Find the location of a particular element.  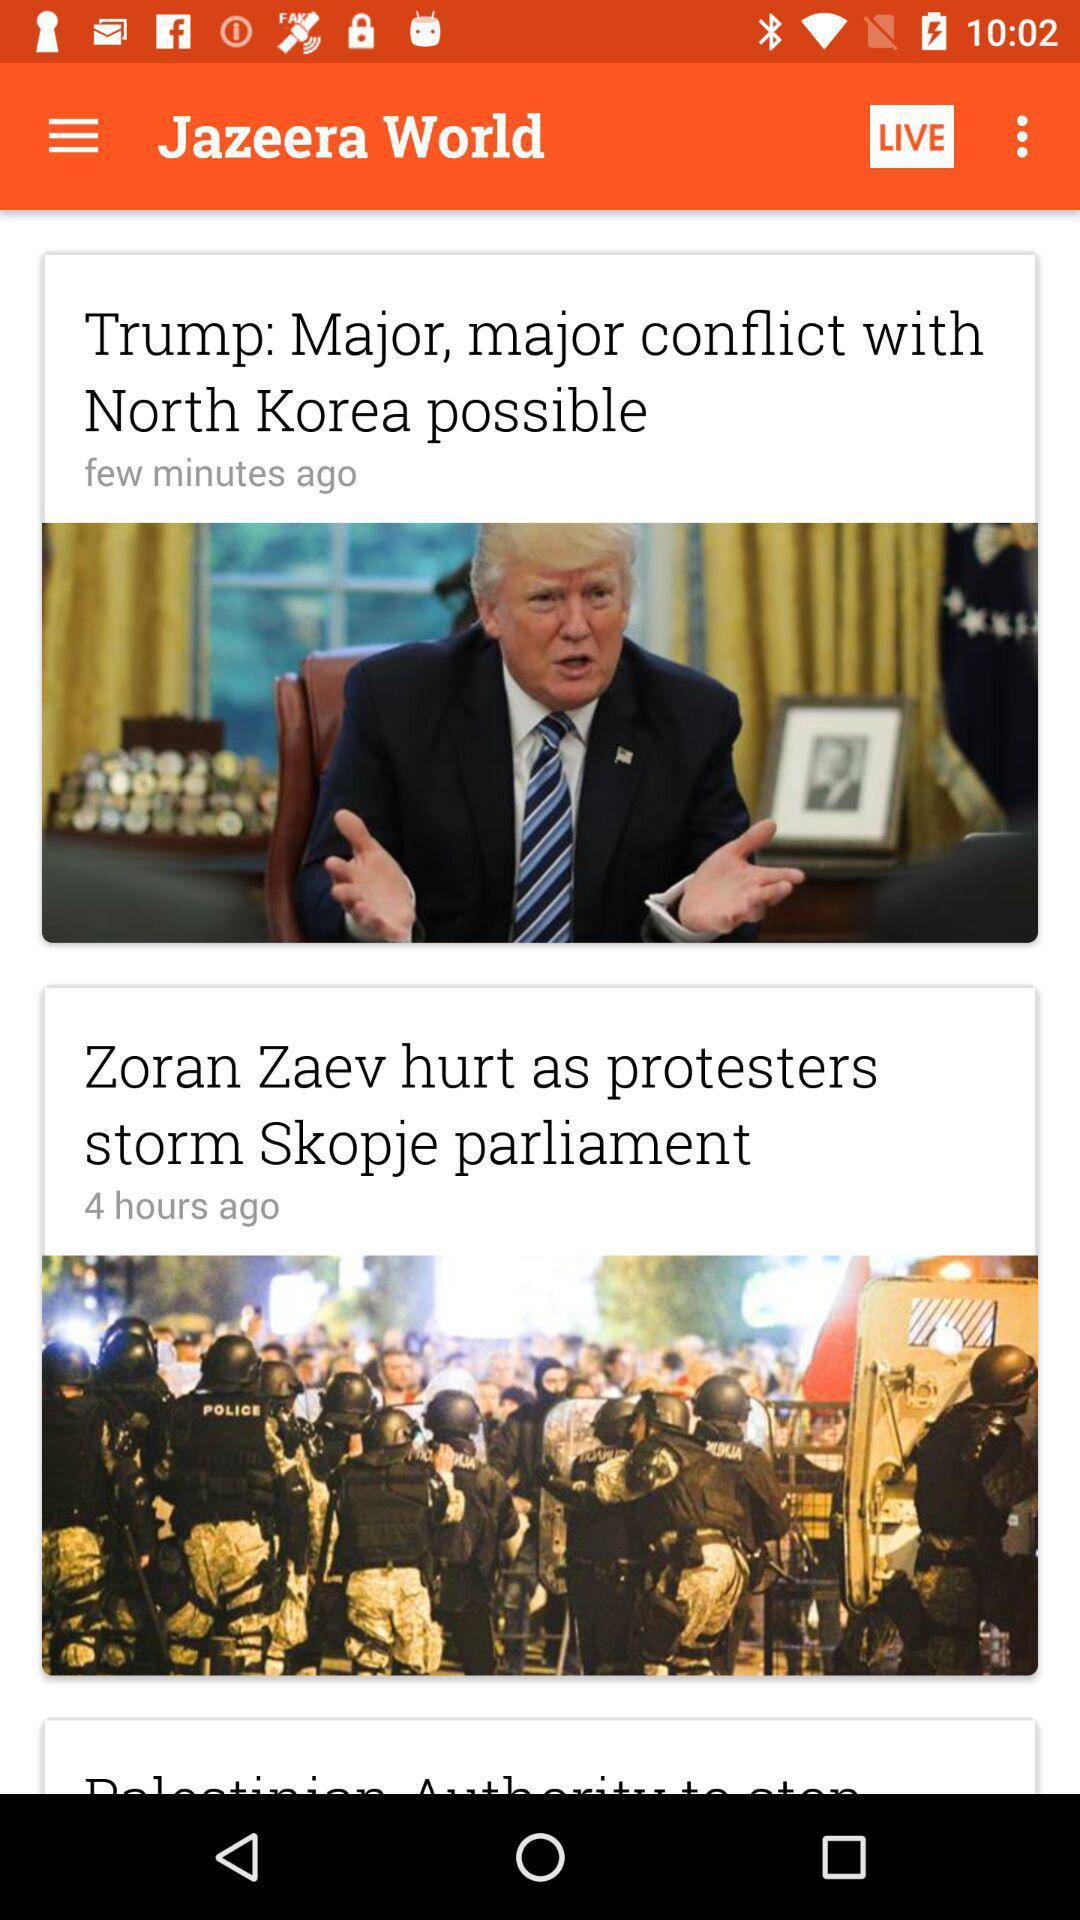

the icon to the right of jazeera world icon is located at coordinates (911, 135).